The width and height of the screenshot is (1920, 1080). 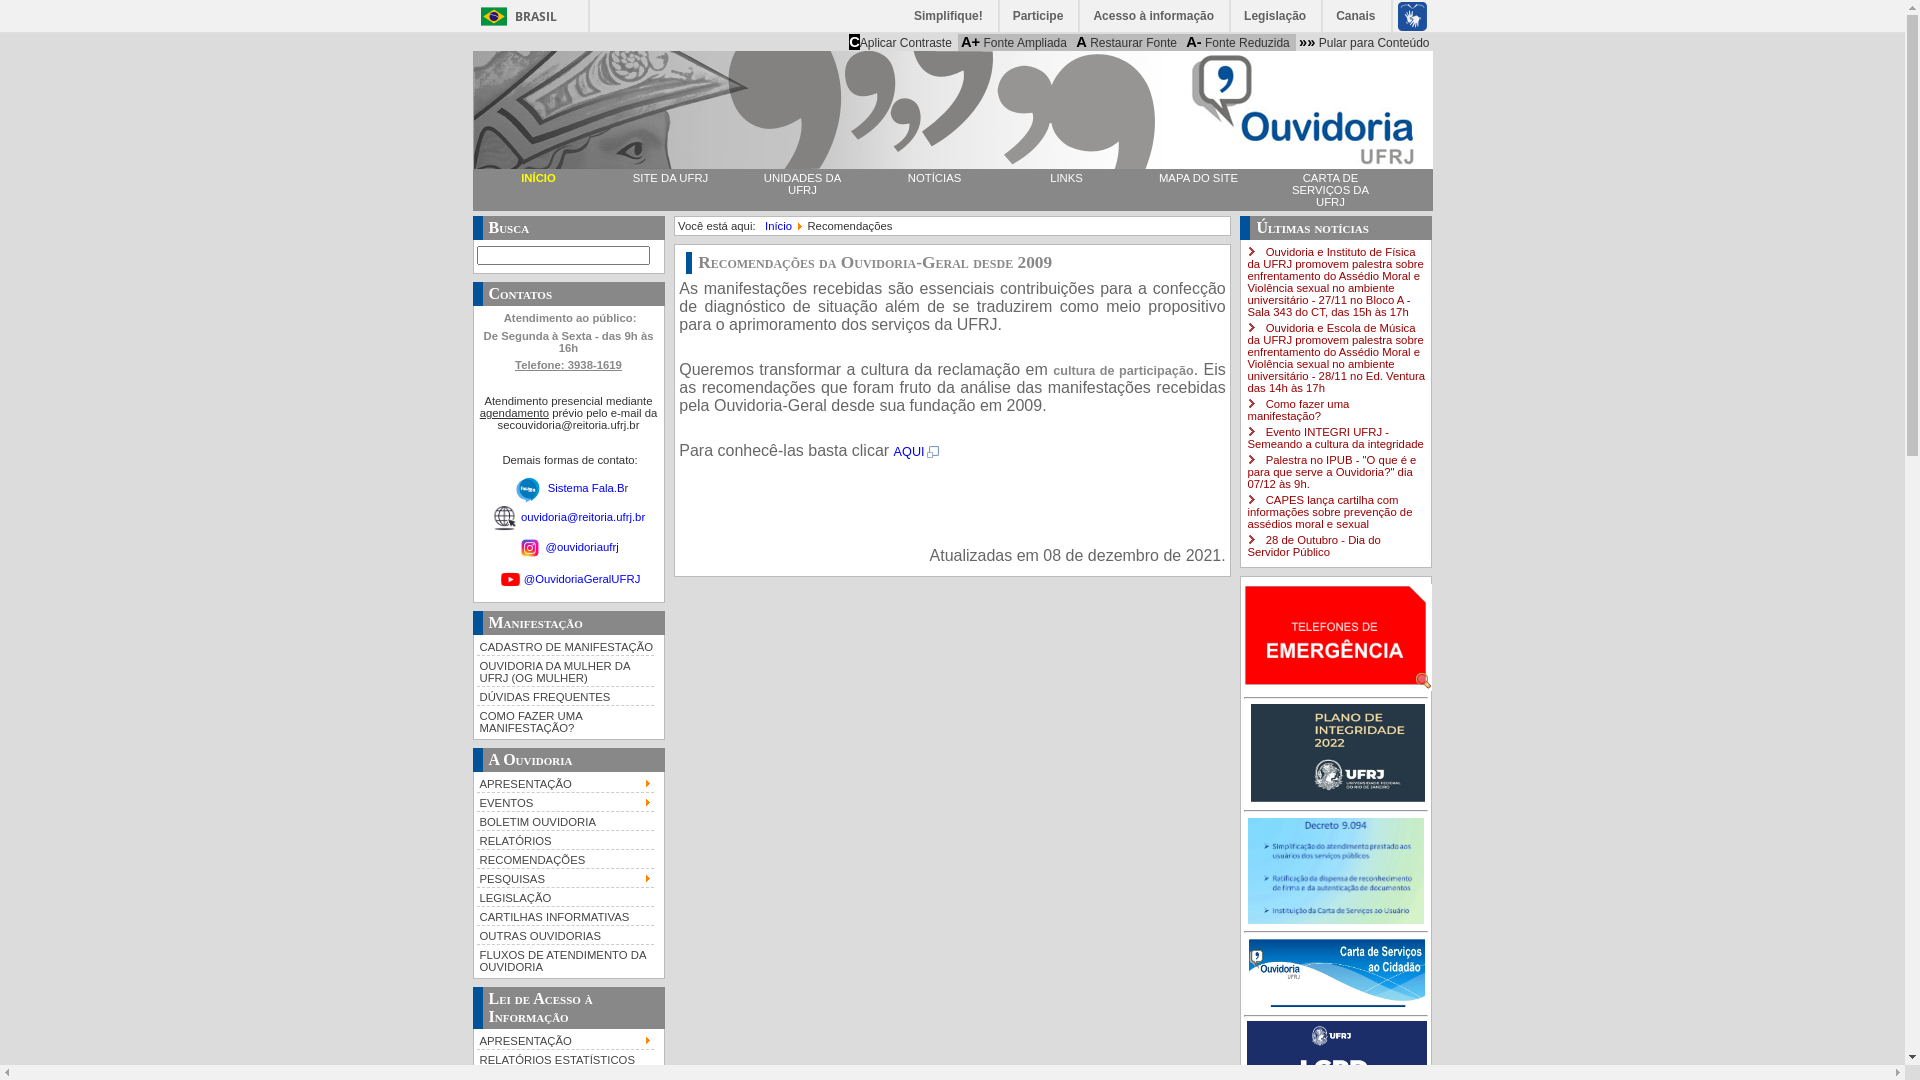 What do you see at coordinates (899, 42) in the screenshot?
I see `'CAplicar Contraste'` at bounding box center [899, 42].